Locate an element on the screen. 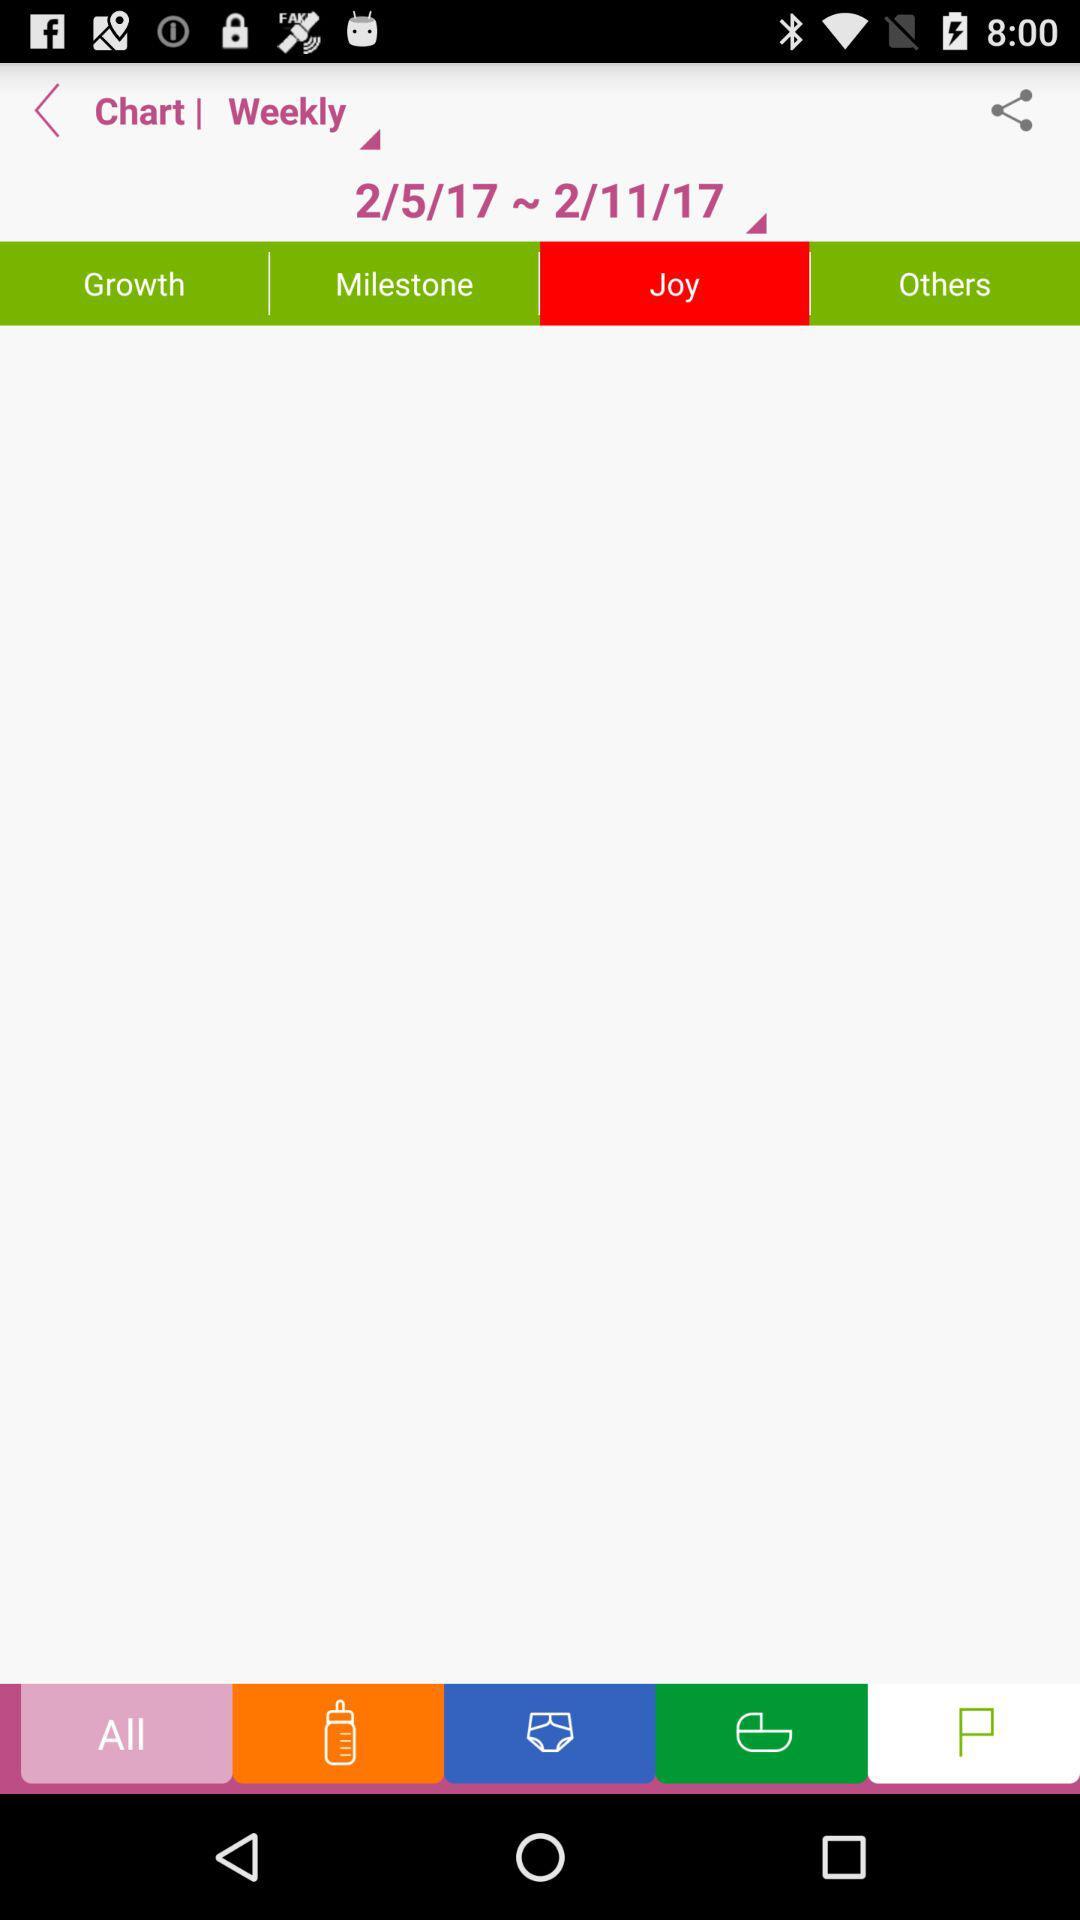 Image resolution: width=1080 pixels, height=1920 pixels. icon above the 2 5 17 is located at coordinates (296, 109).